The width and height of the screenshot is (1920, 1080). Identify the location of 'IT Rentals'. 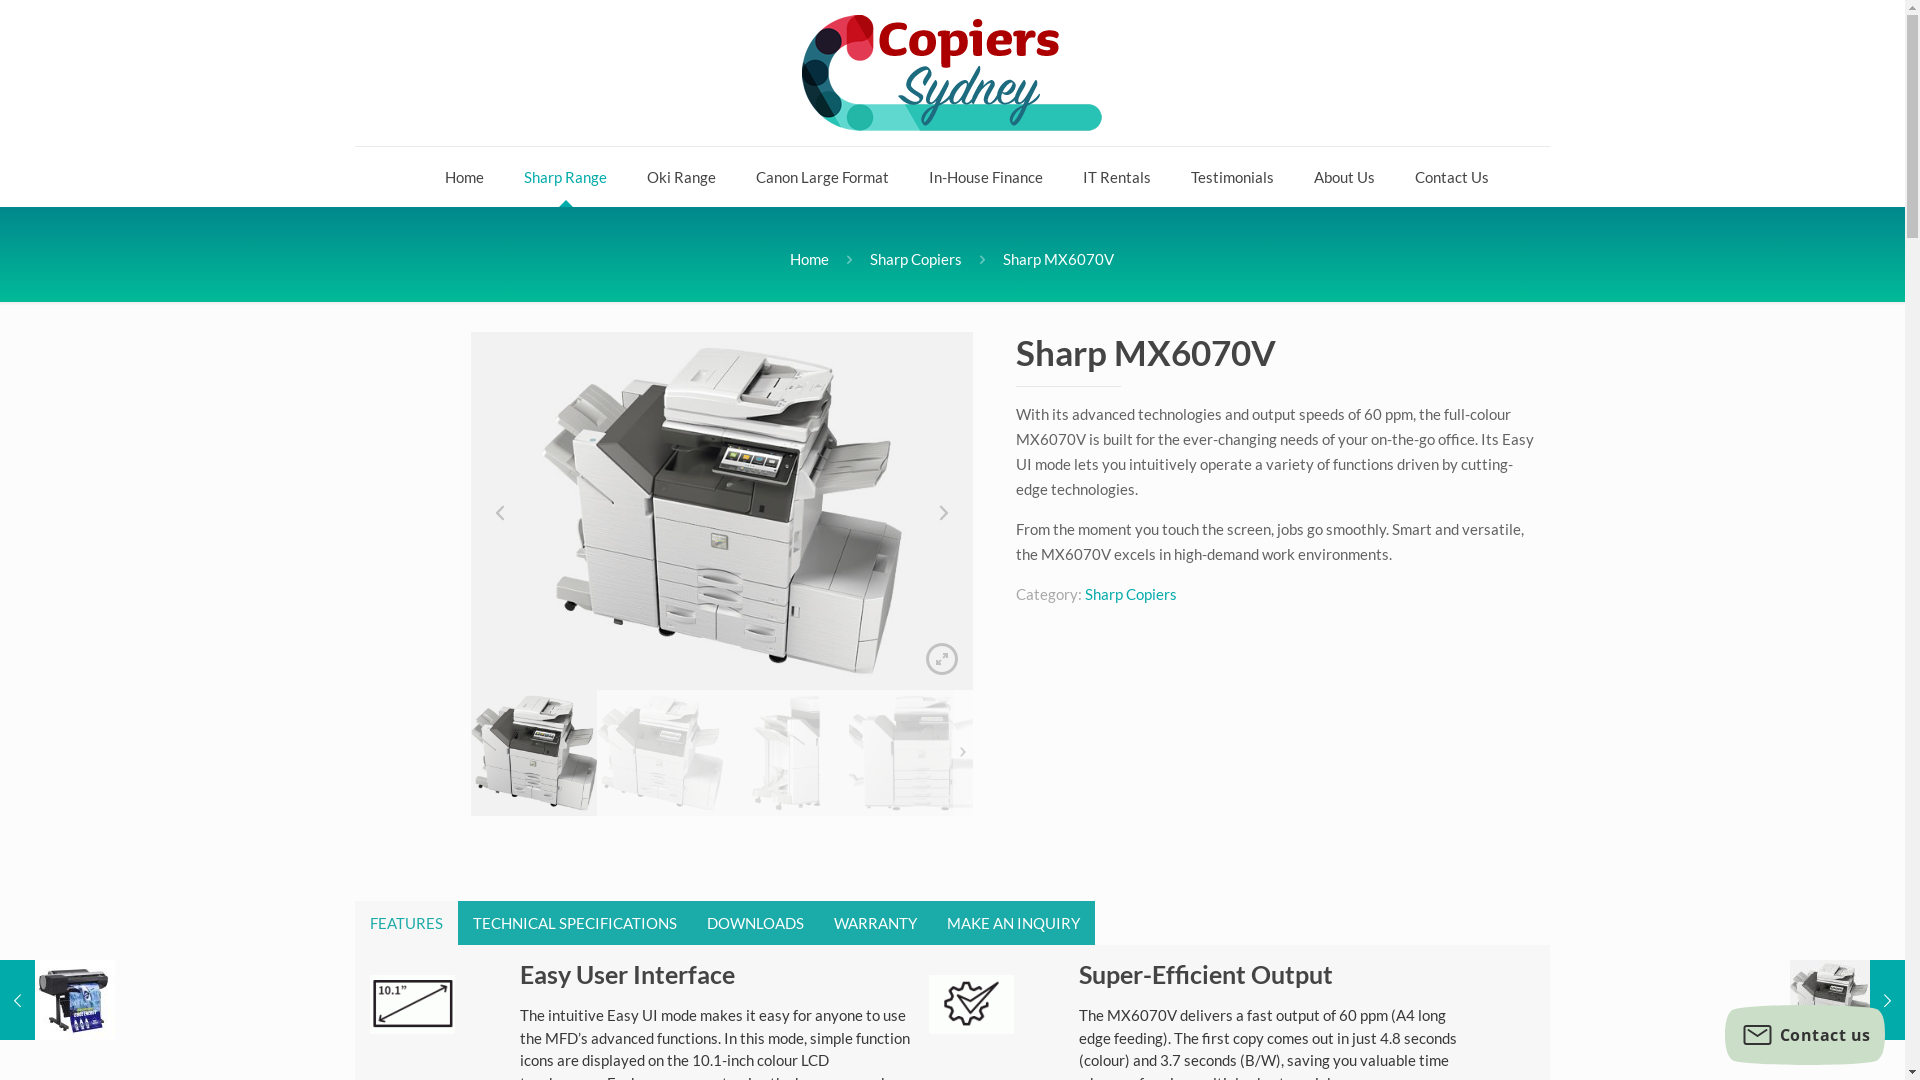
(1116, 176).